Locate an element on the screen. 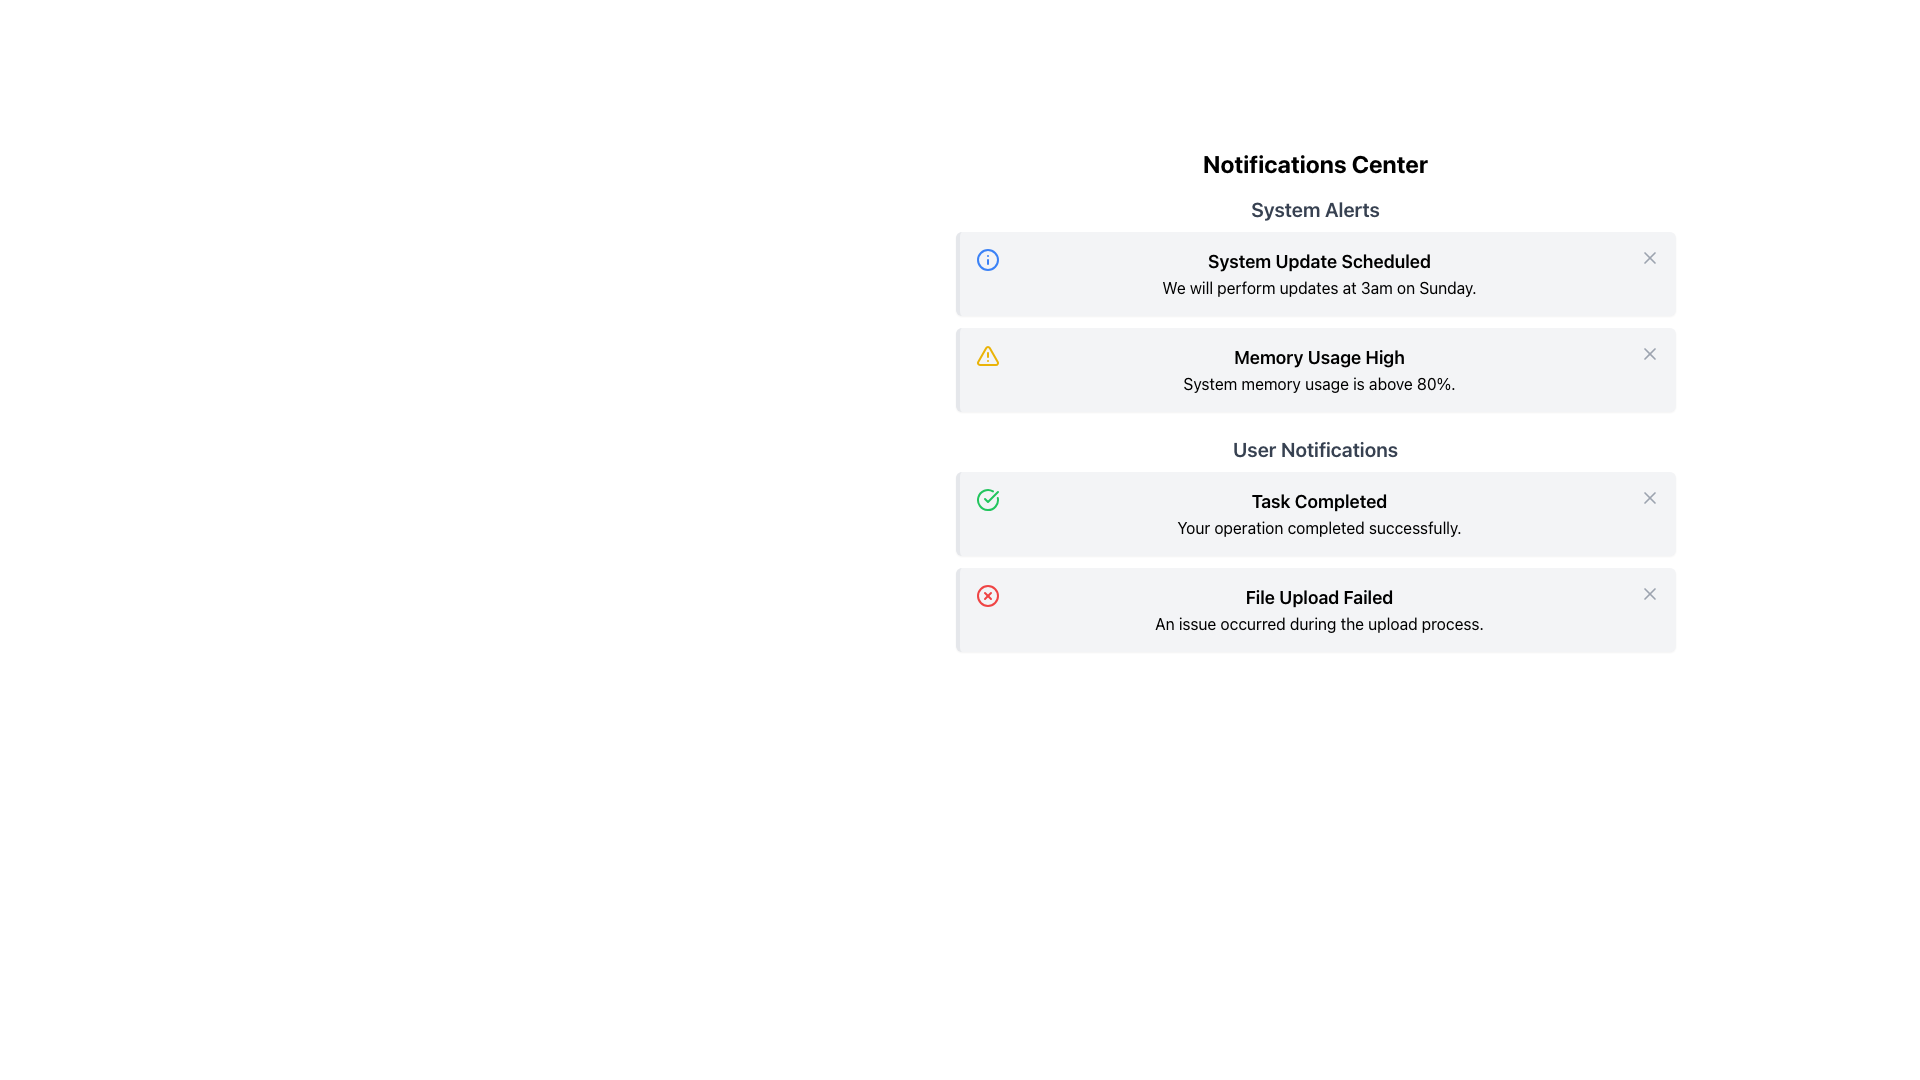  the central circle graphic element of the 'Close' icon in the 'File Upload Failed' notification within the 'User Notifications' section is located at coordinates (987, 595).